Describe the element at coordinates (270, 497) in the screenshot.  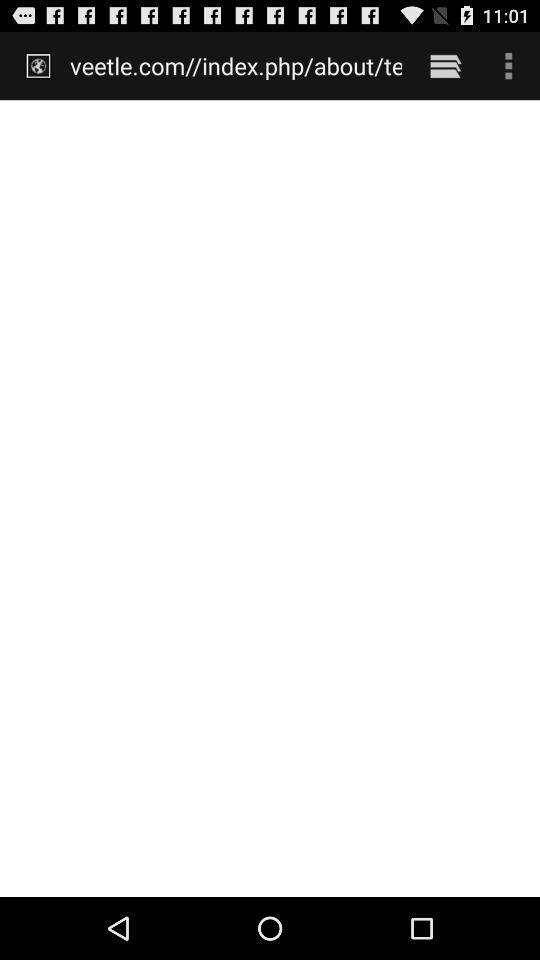
I see `icon below the veetle com index item` at that location.